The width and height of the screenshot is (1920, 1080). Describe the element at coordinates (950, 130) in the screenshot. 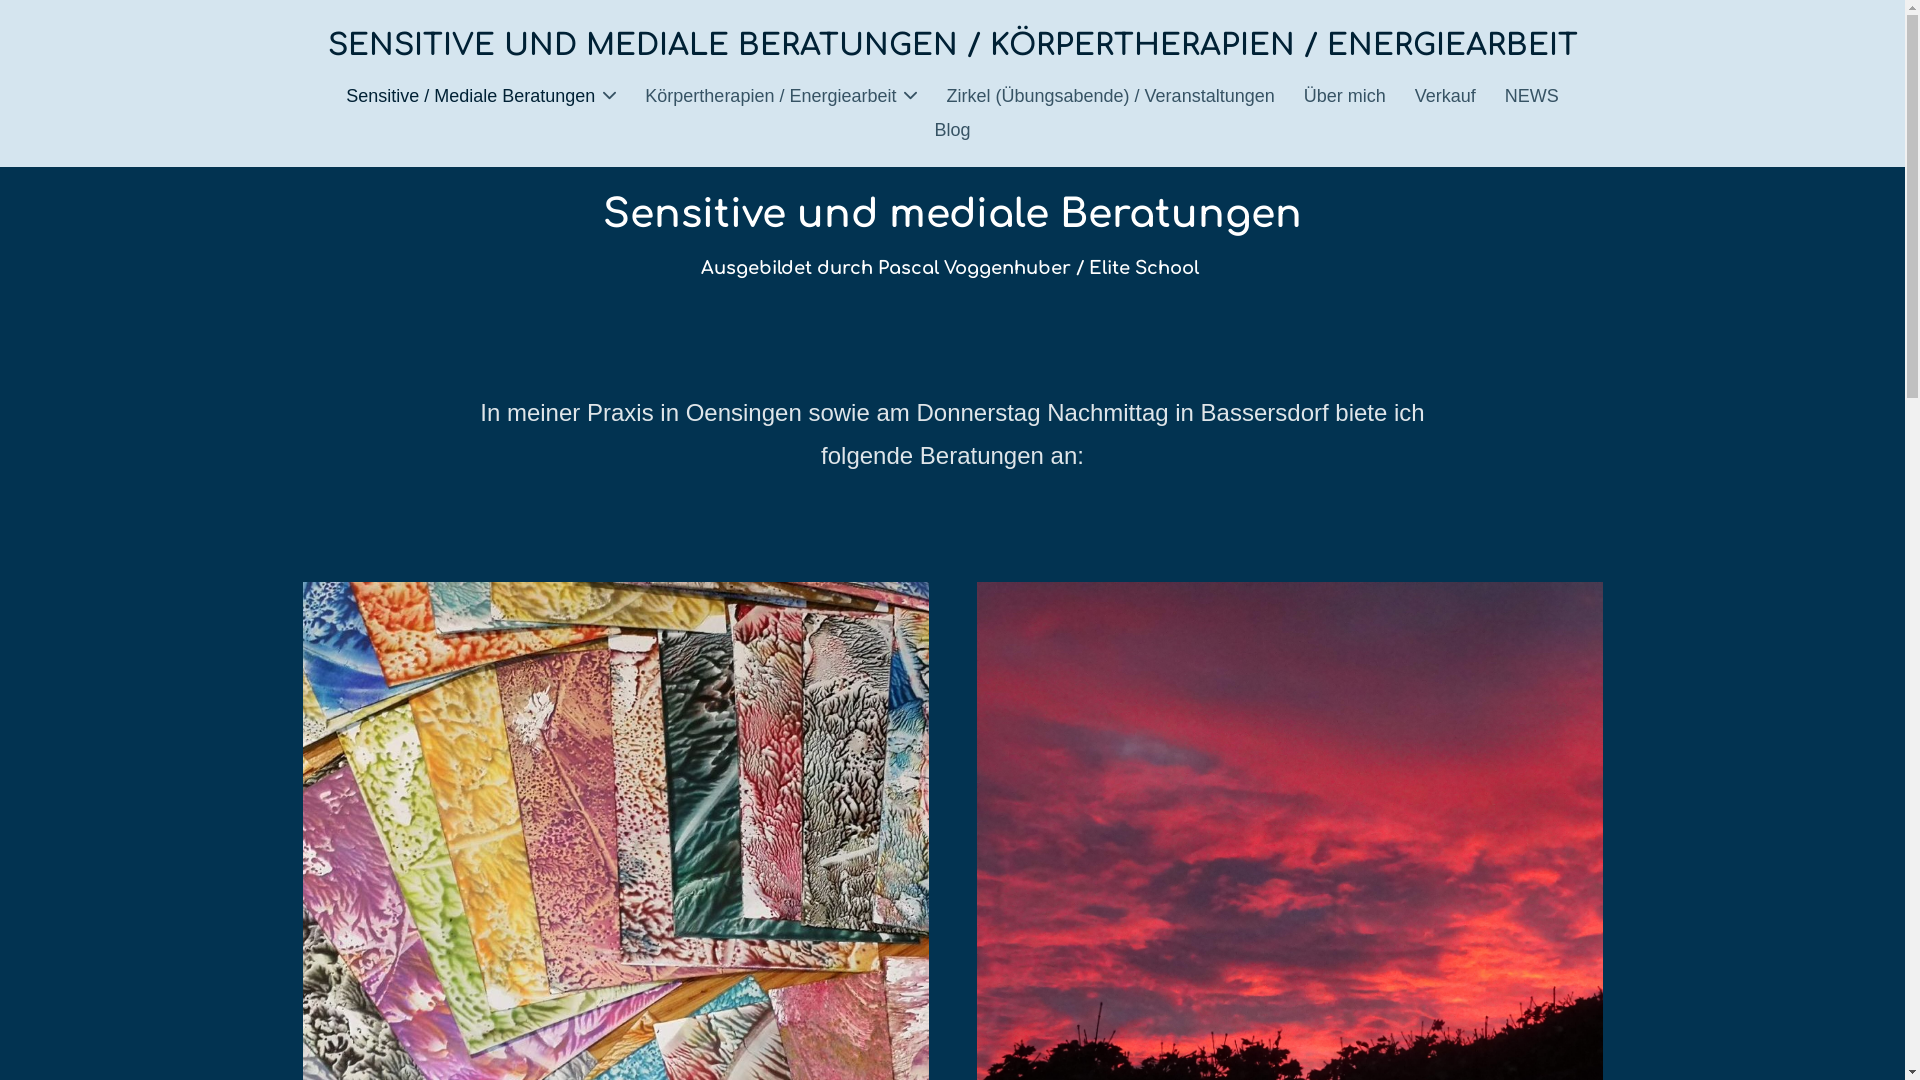

I see `'Blog'` at that location.